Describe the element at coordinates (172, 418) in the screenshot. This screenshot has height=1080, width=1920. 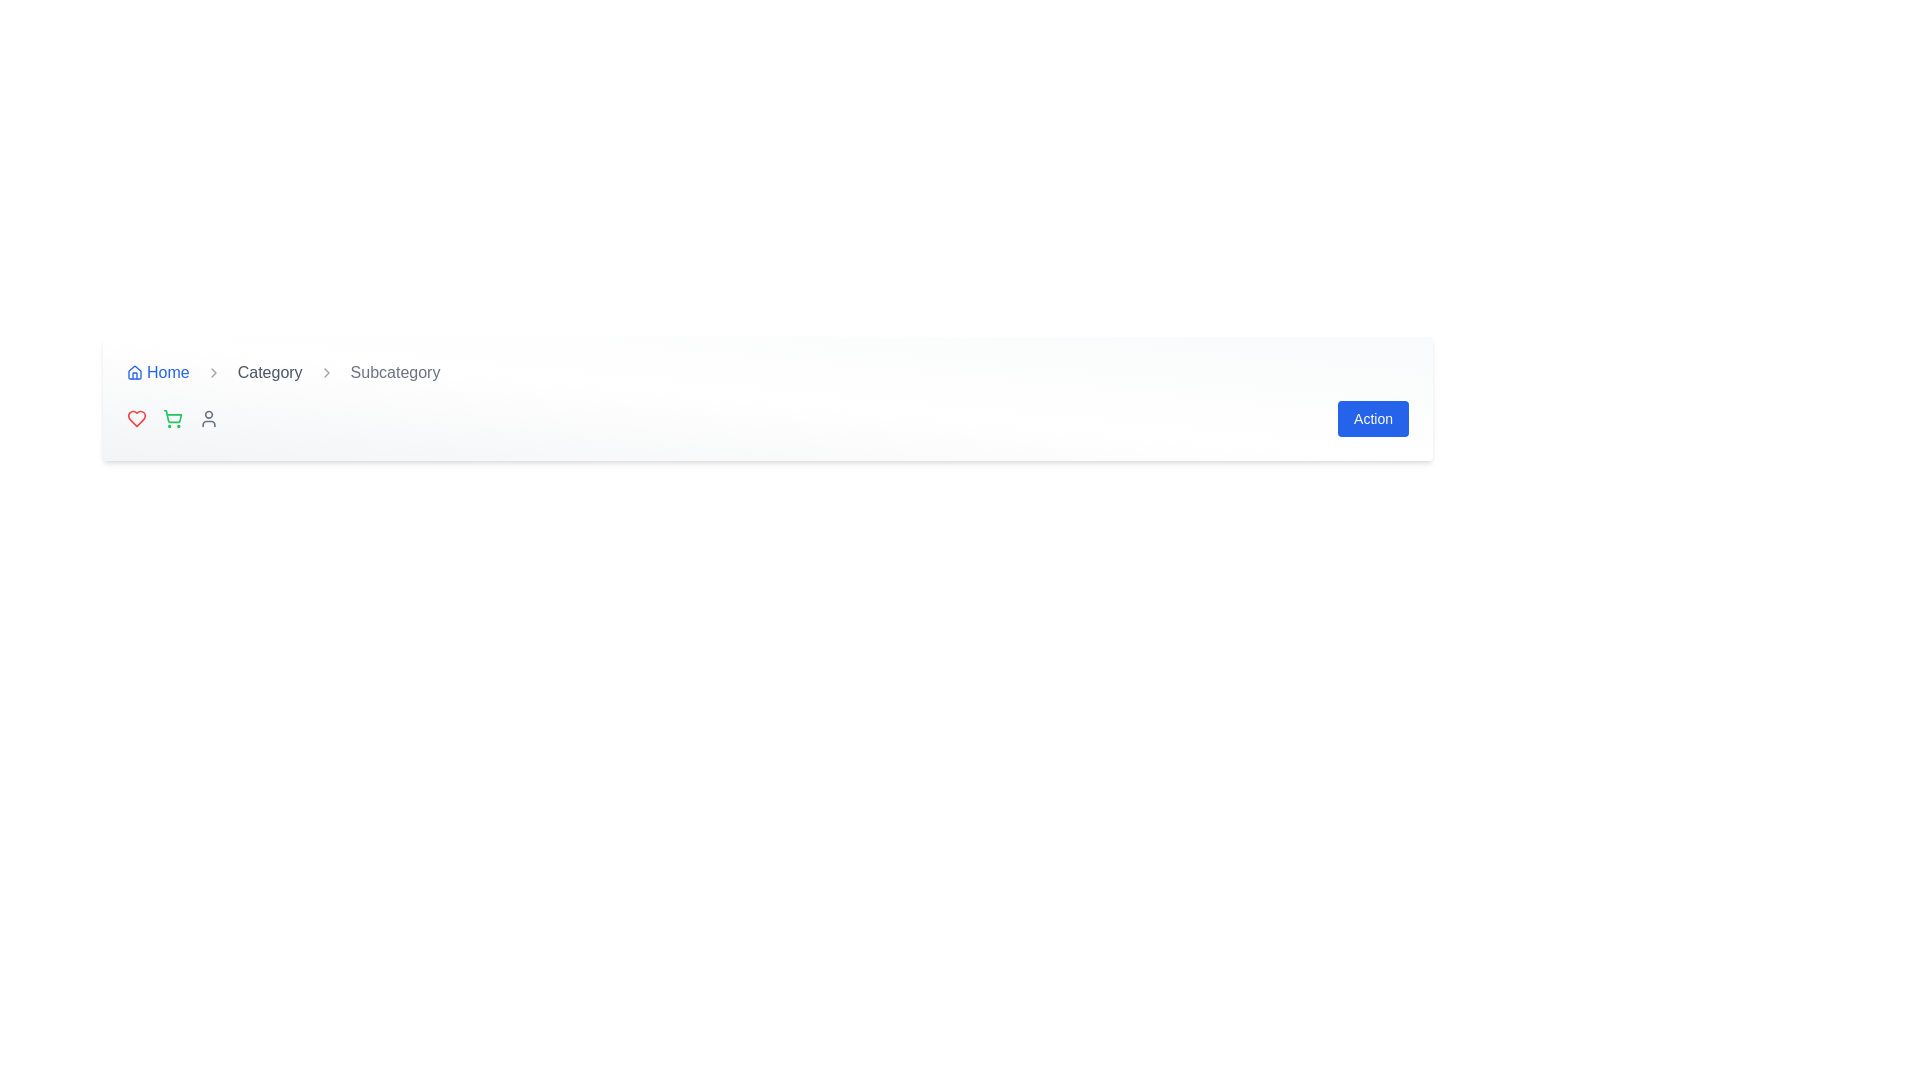
I see `the shopping cart icon located between the red heart icon and the gray user profile icon` at that location.